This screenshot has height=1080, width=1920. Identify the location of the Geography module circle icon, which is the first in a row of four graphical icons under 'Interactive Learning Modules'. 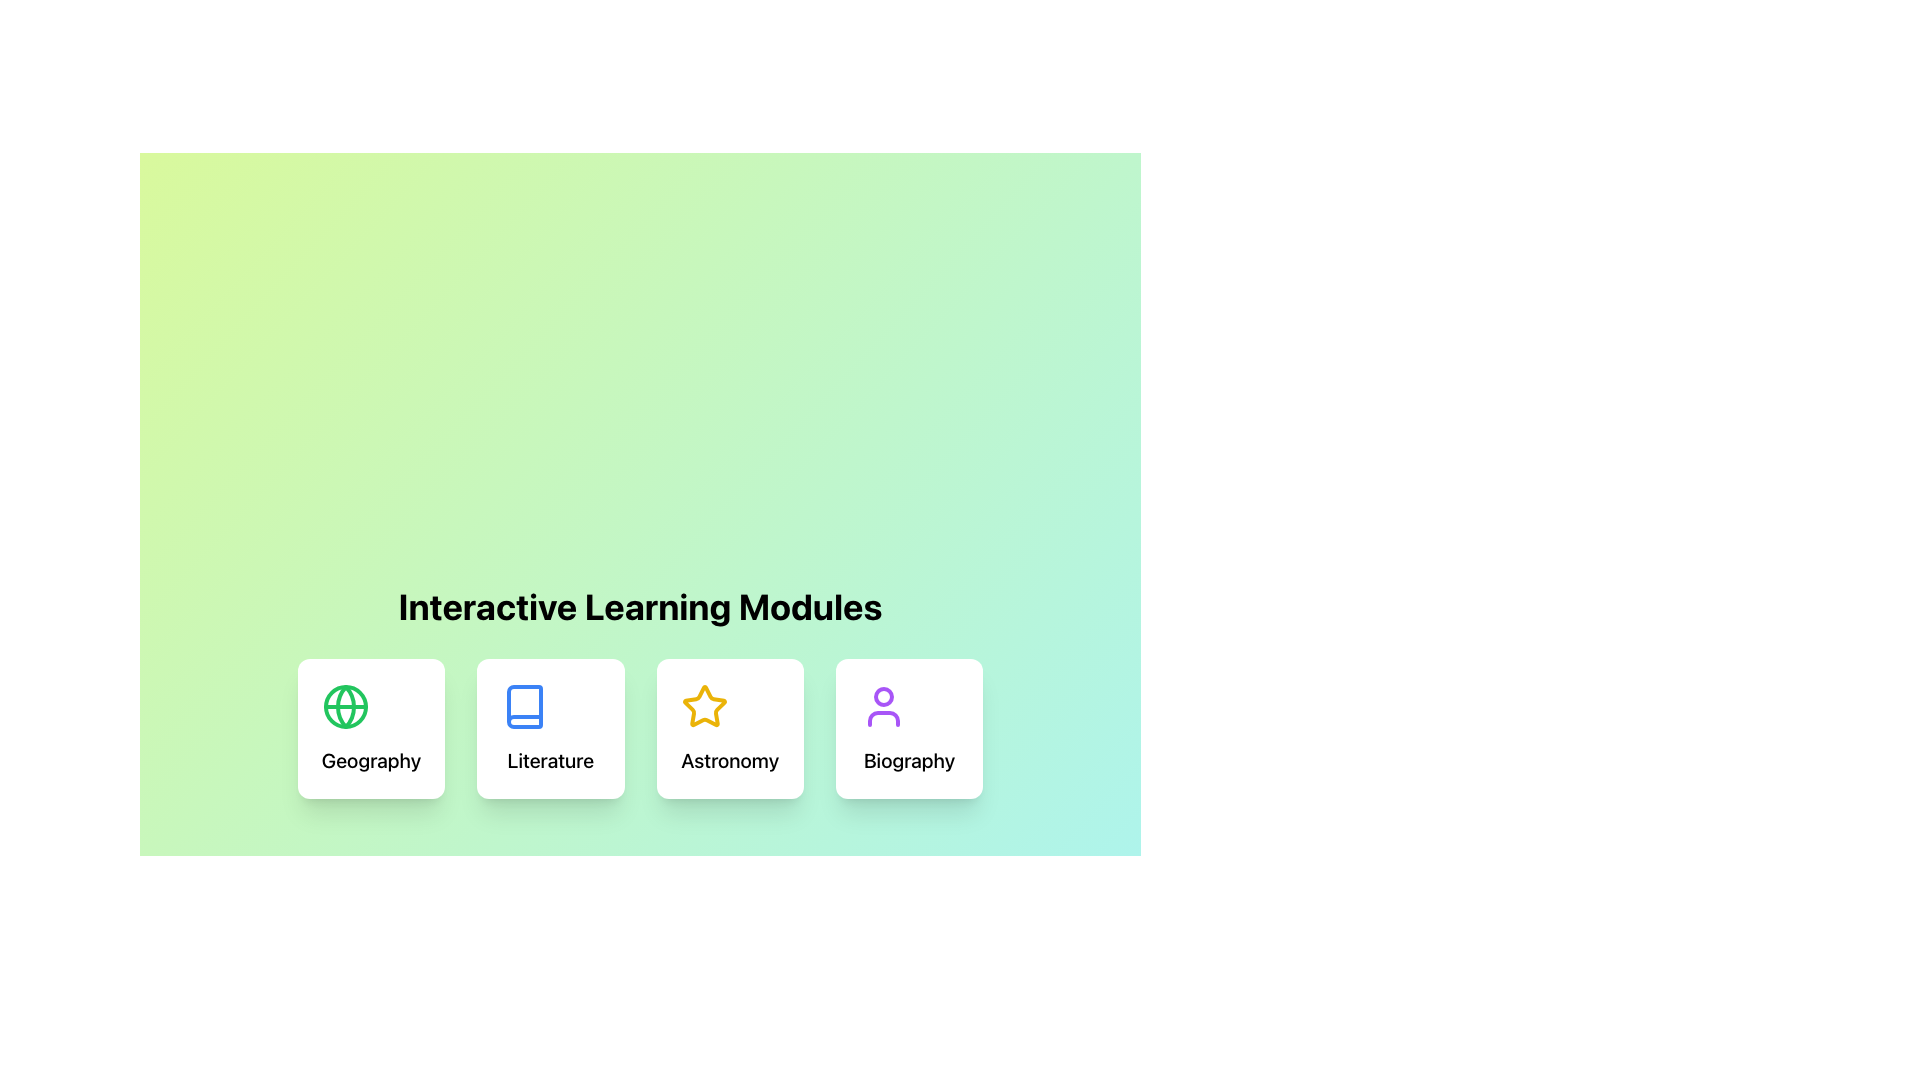
(345, 705).